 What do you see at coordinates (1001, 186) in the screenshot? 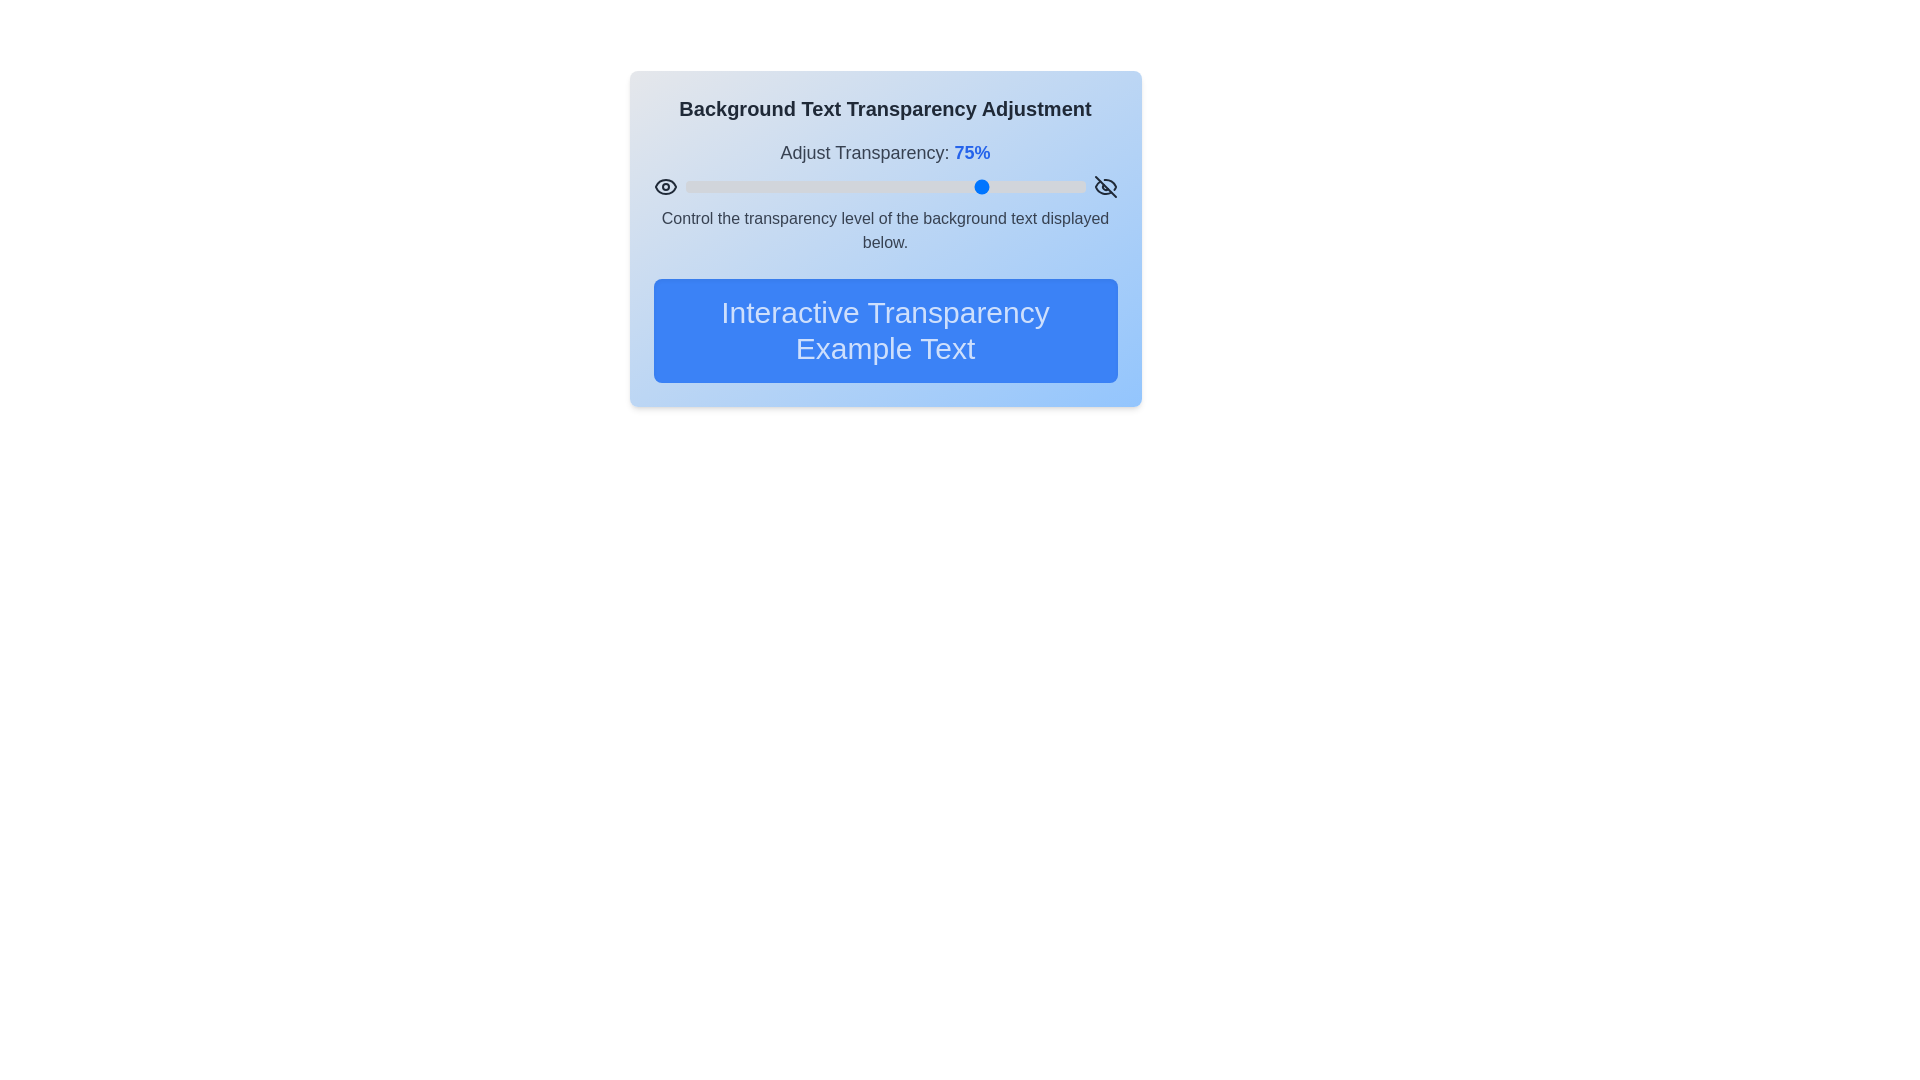
I see `the transparency slider to 79%` at bounding box center [1001, 186].